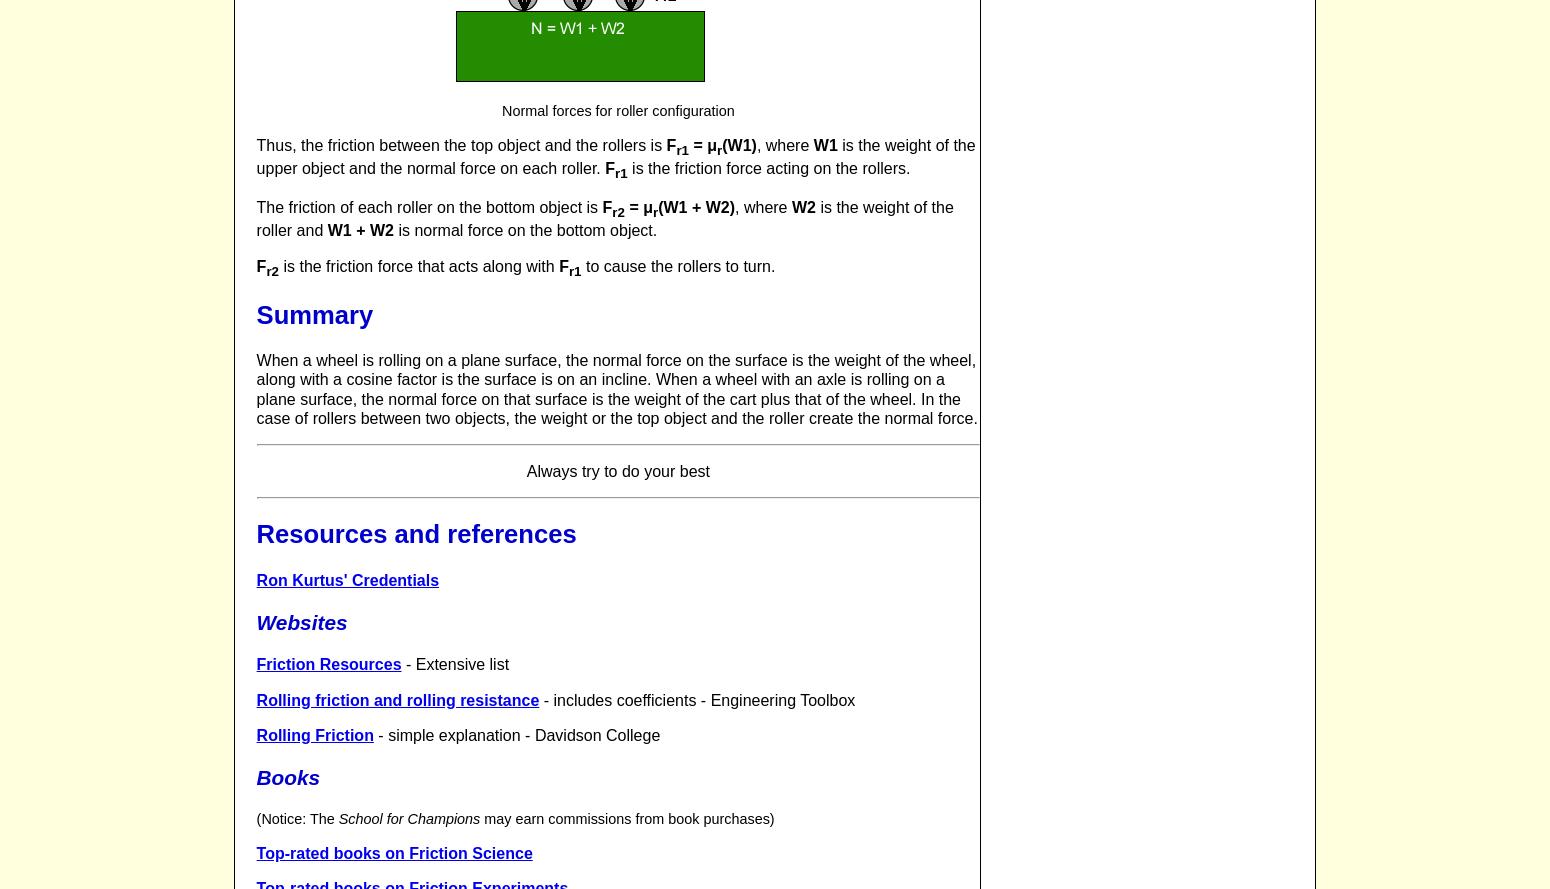 This screenshot has width=1550, height=889. What do you see at coordinates (409, 817) in the screenshot?
I see `'School for Champions'` at bounding box center [409, 817].